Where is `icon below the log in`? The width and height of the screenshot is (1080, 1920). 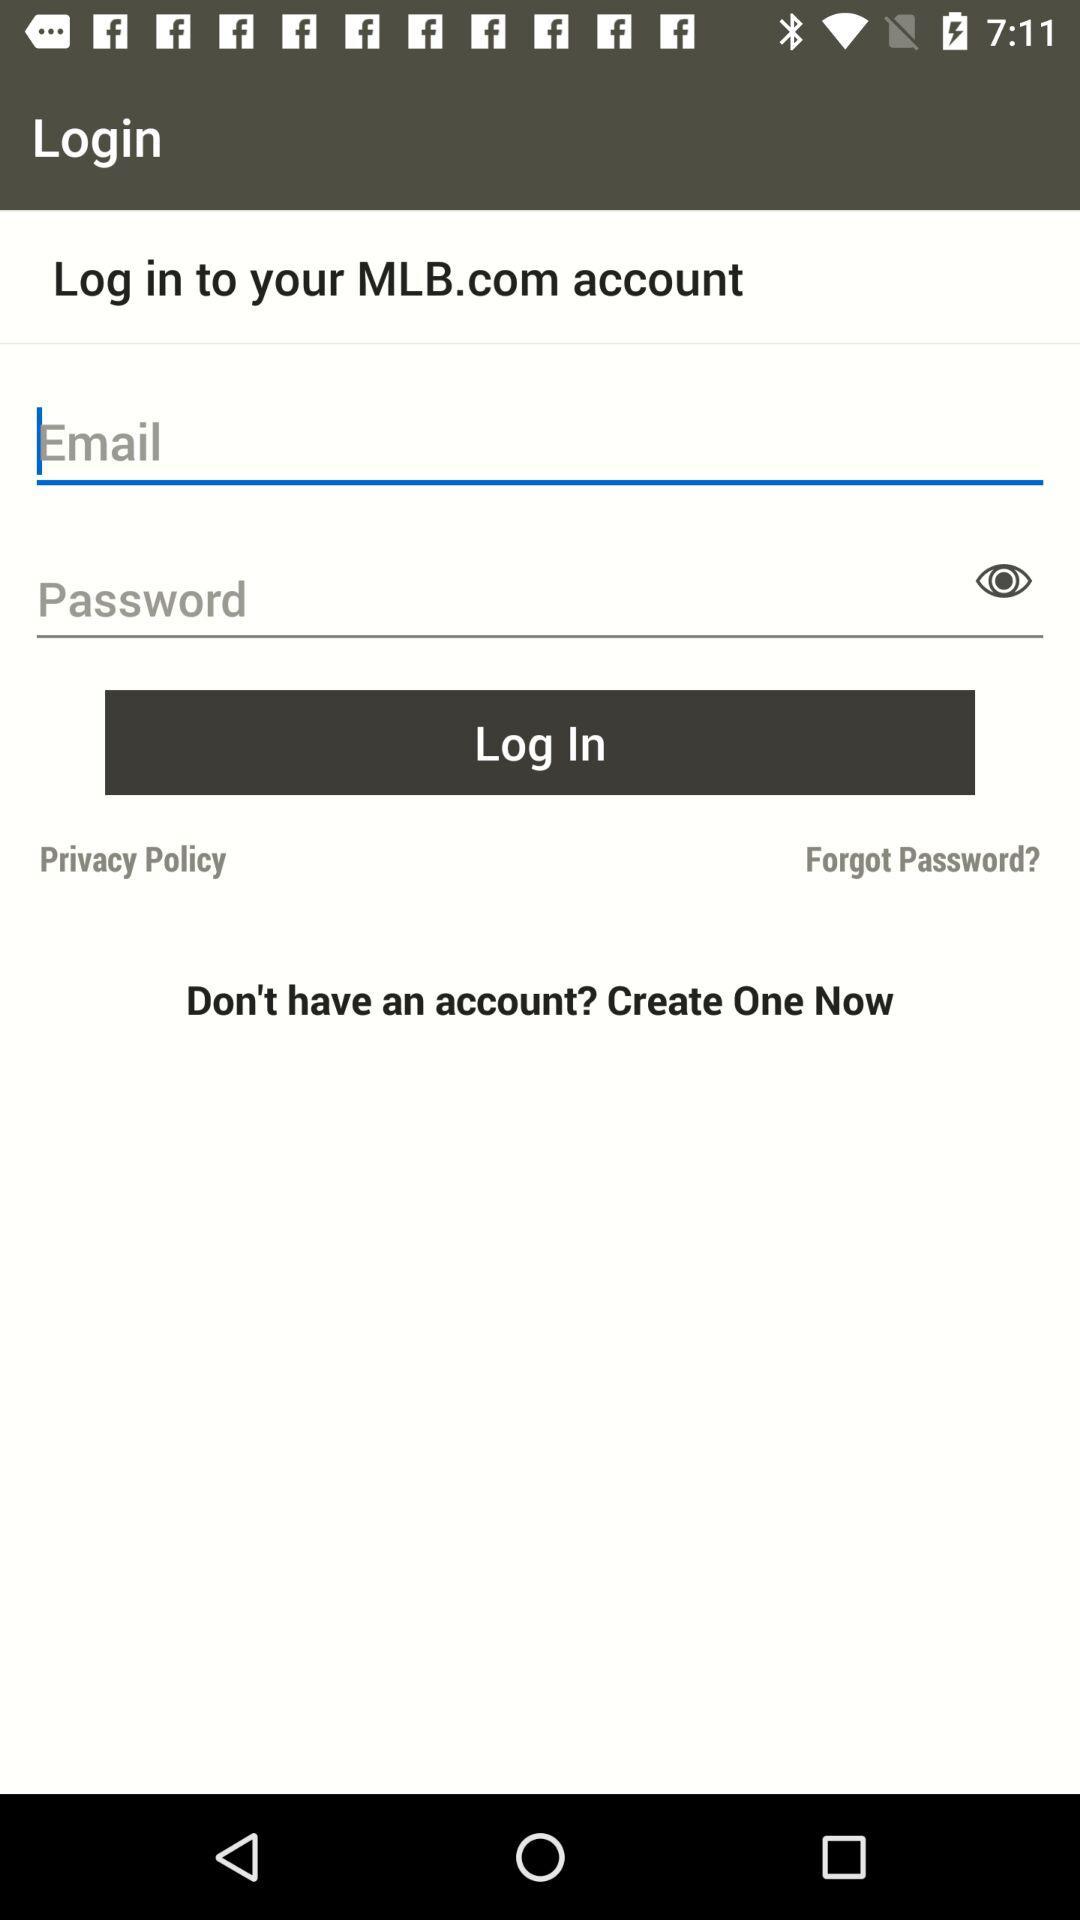
icon below the log in is located at coordinates (795, 858).